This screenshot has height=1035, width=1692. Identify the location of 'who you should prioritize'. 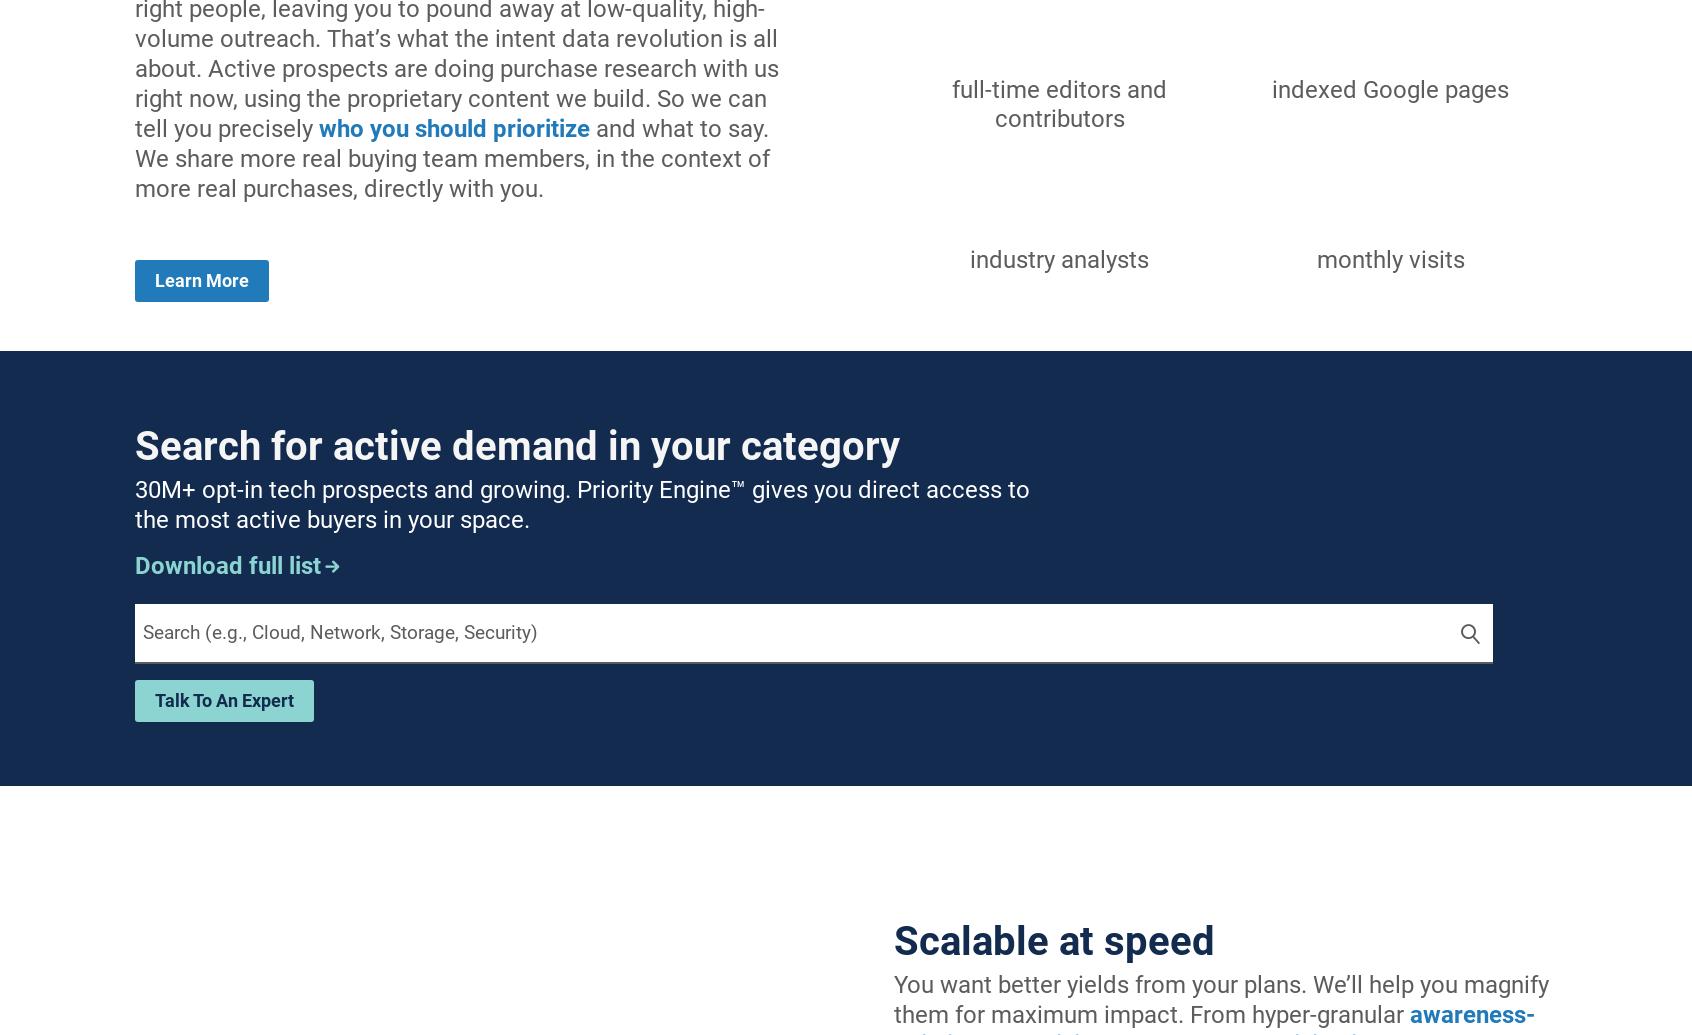
(453, 128).